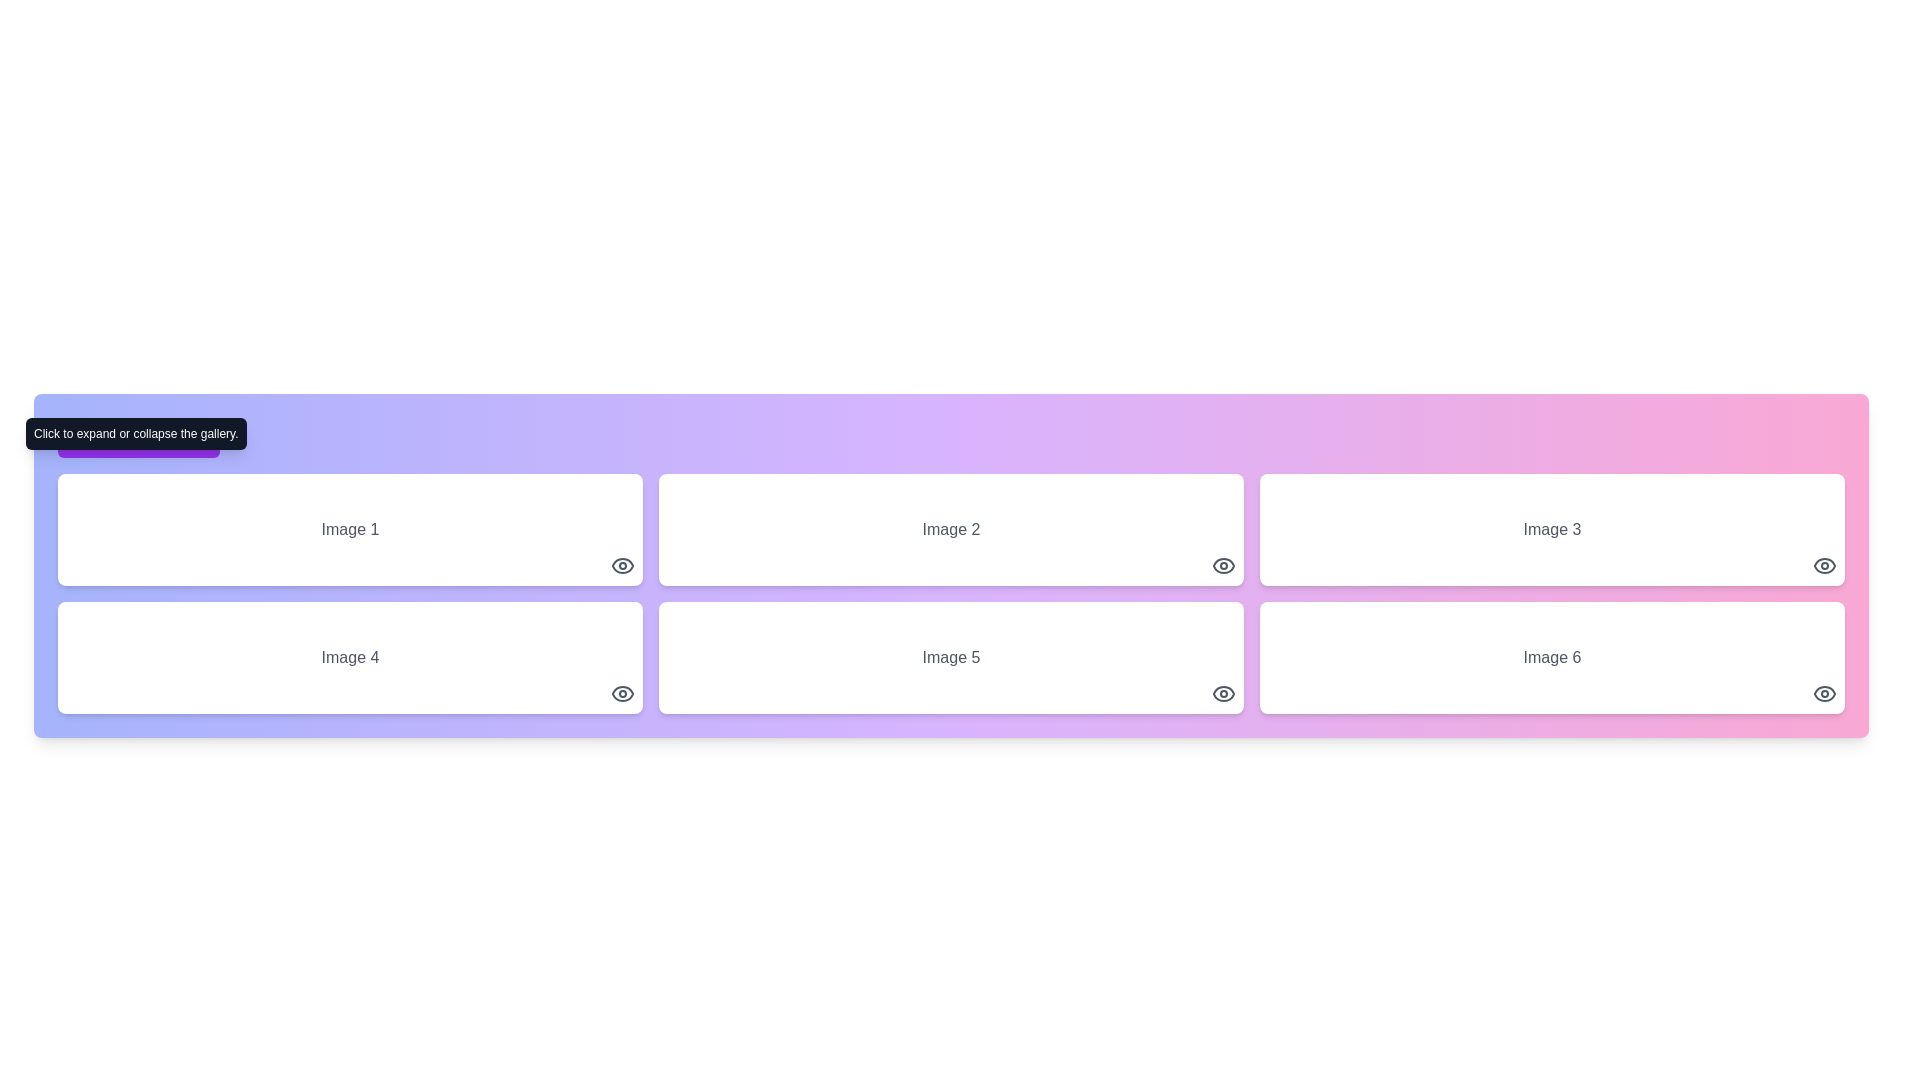 The image size is (1920, 1080). I want to click on the button labeled 'Image 1' with an eye icon, so click(350, 528).